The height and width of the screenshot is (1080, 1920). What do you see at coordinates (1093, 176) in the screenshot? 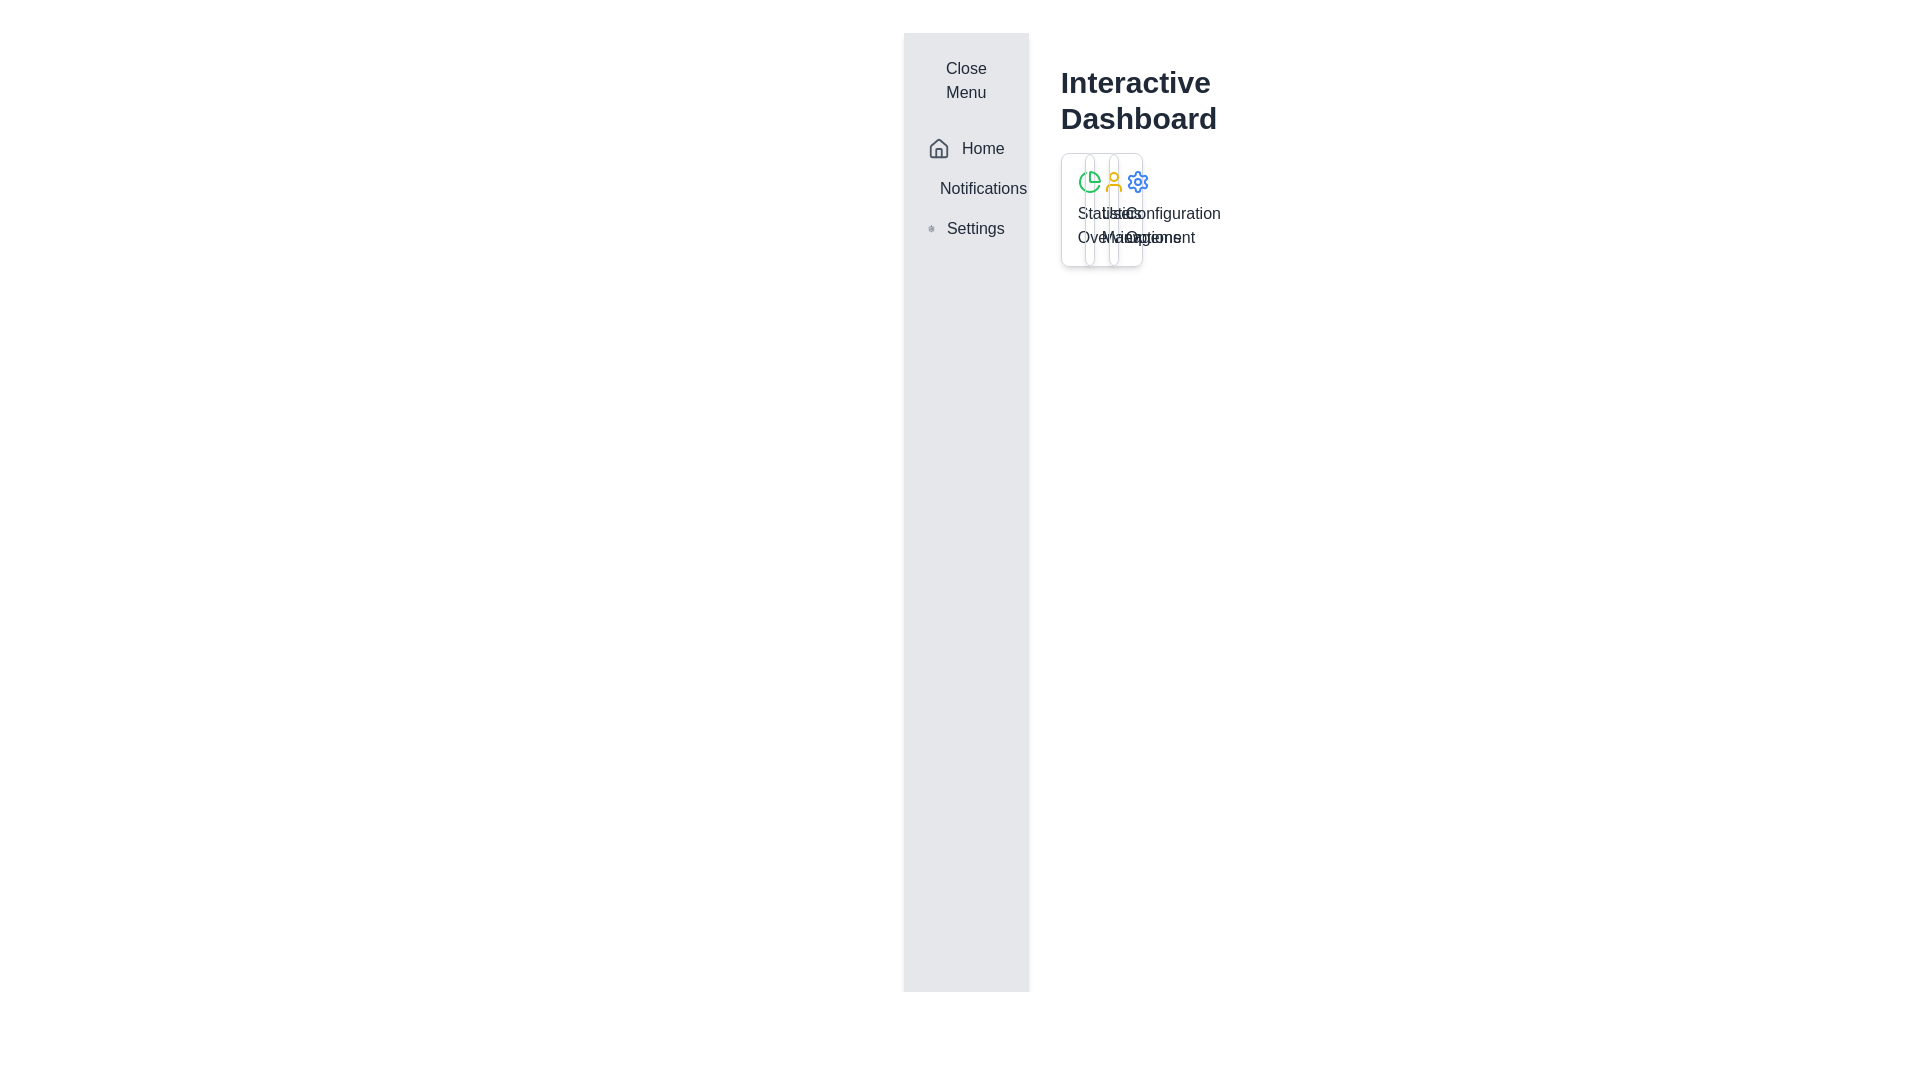
I see `the first segment of the pie chart icon located in the right area of the sidebar, adjacent to the 'Interactive Dashboard' text` at bounding box center [1093, 176].